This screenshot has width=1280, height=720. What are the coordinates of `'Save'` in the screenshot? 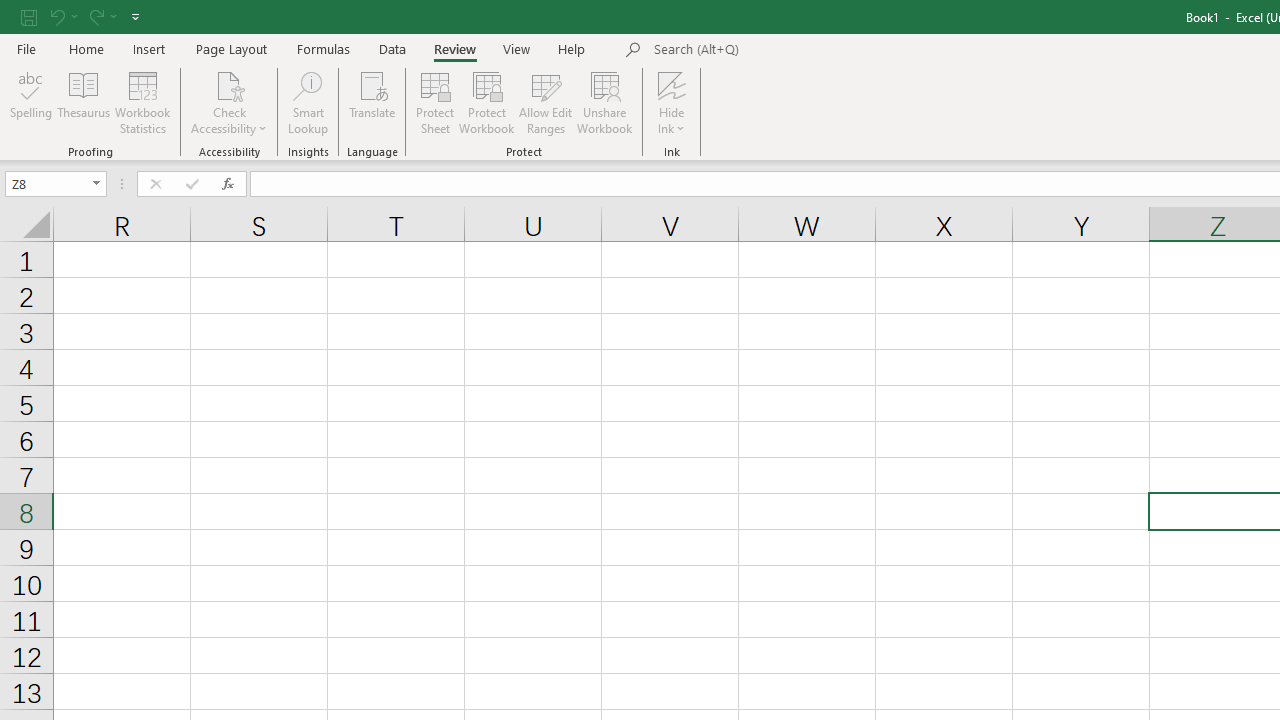 It's located at (29, 16).